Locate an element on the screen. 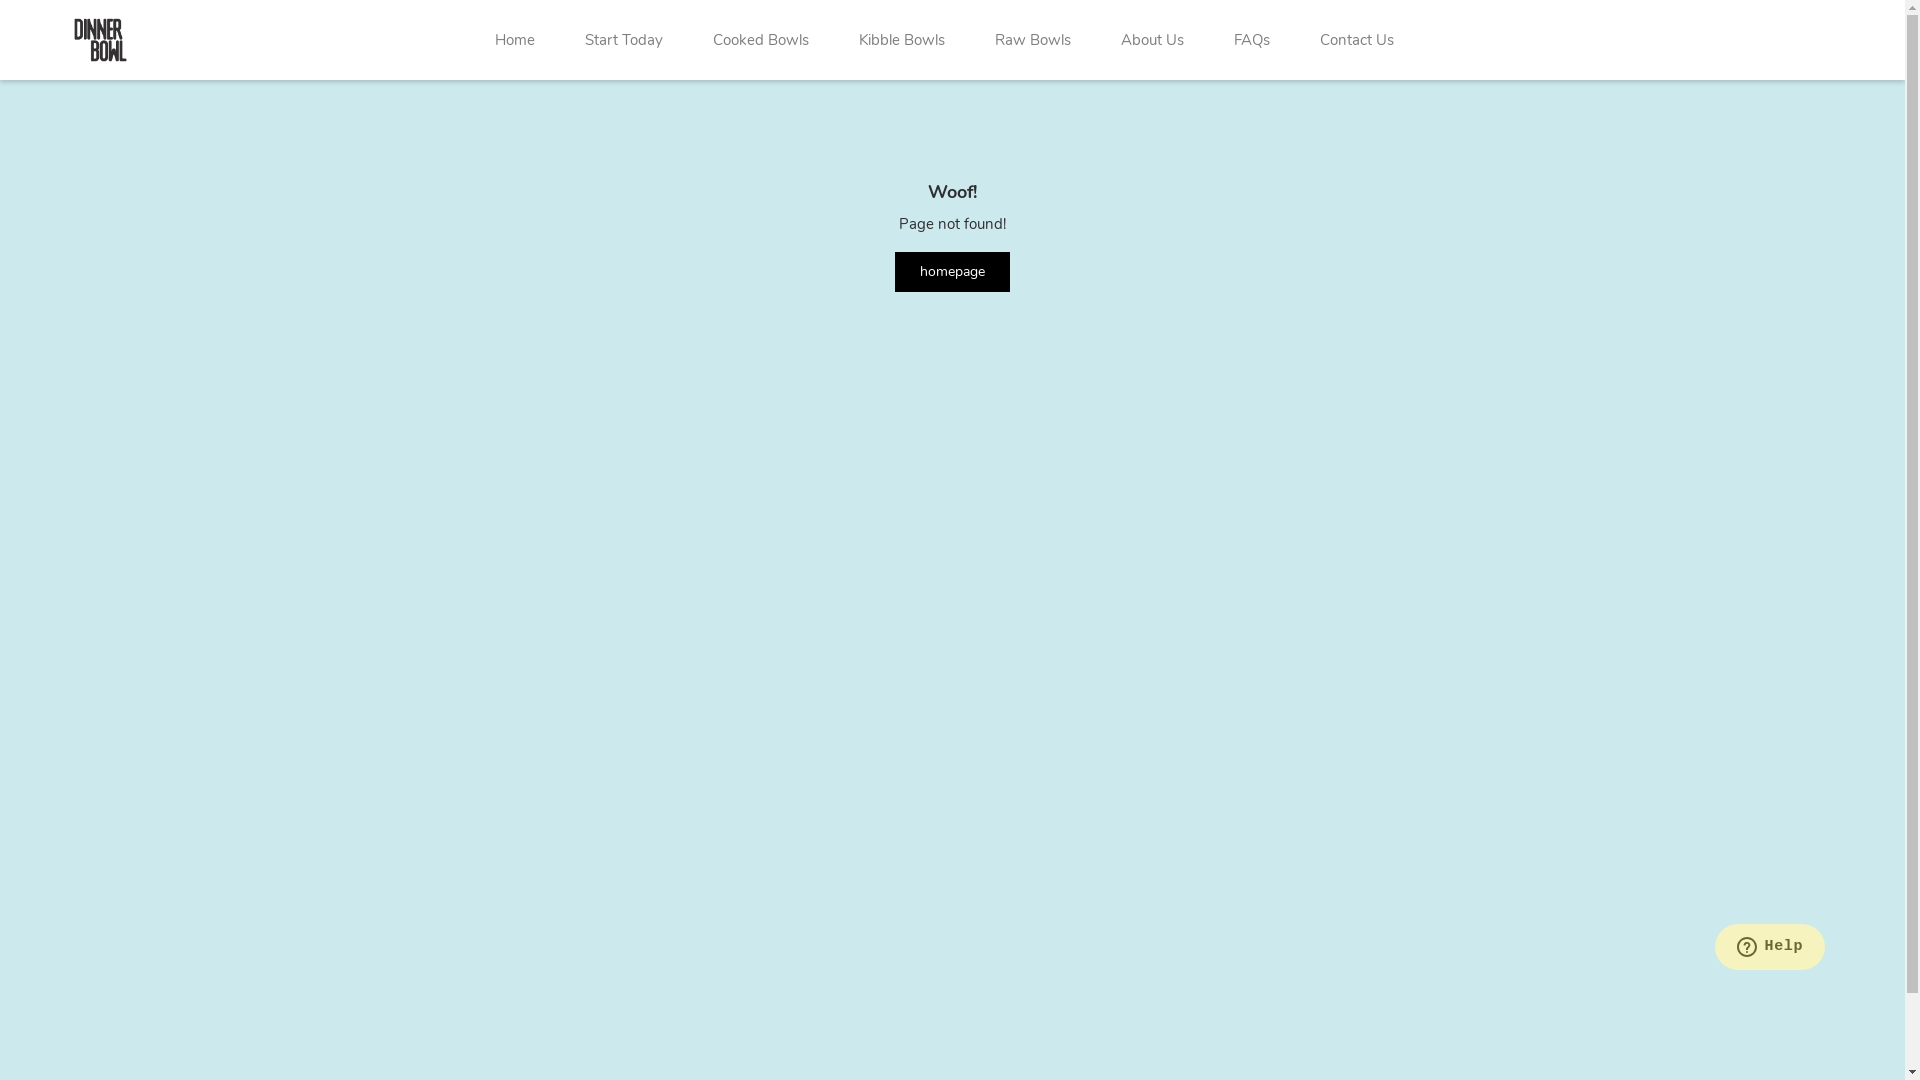 This screenshot has height=1080, width=1920. 'Kibble Bowls' is located at coordinates (901, 39).